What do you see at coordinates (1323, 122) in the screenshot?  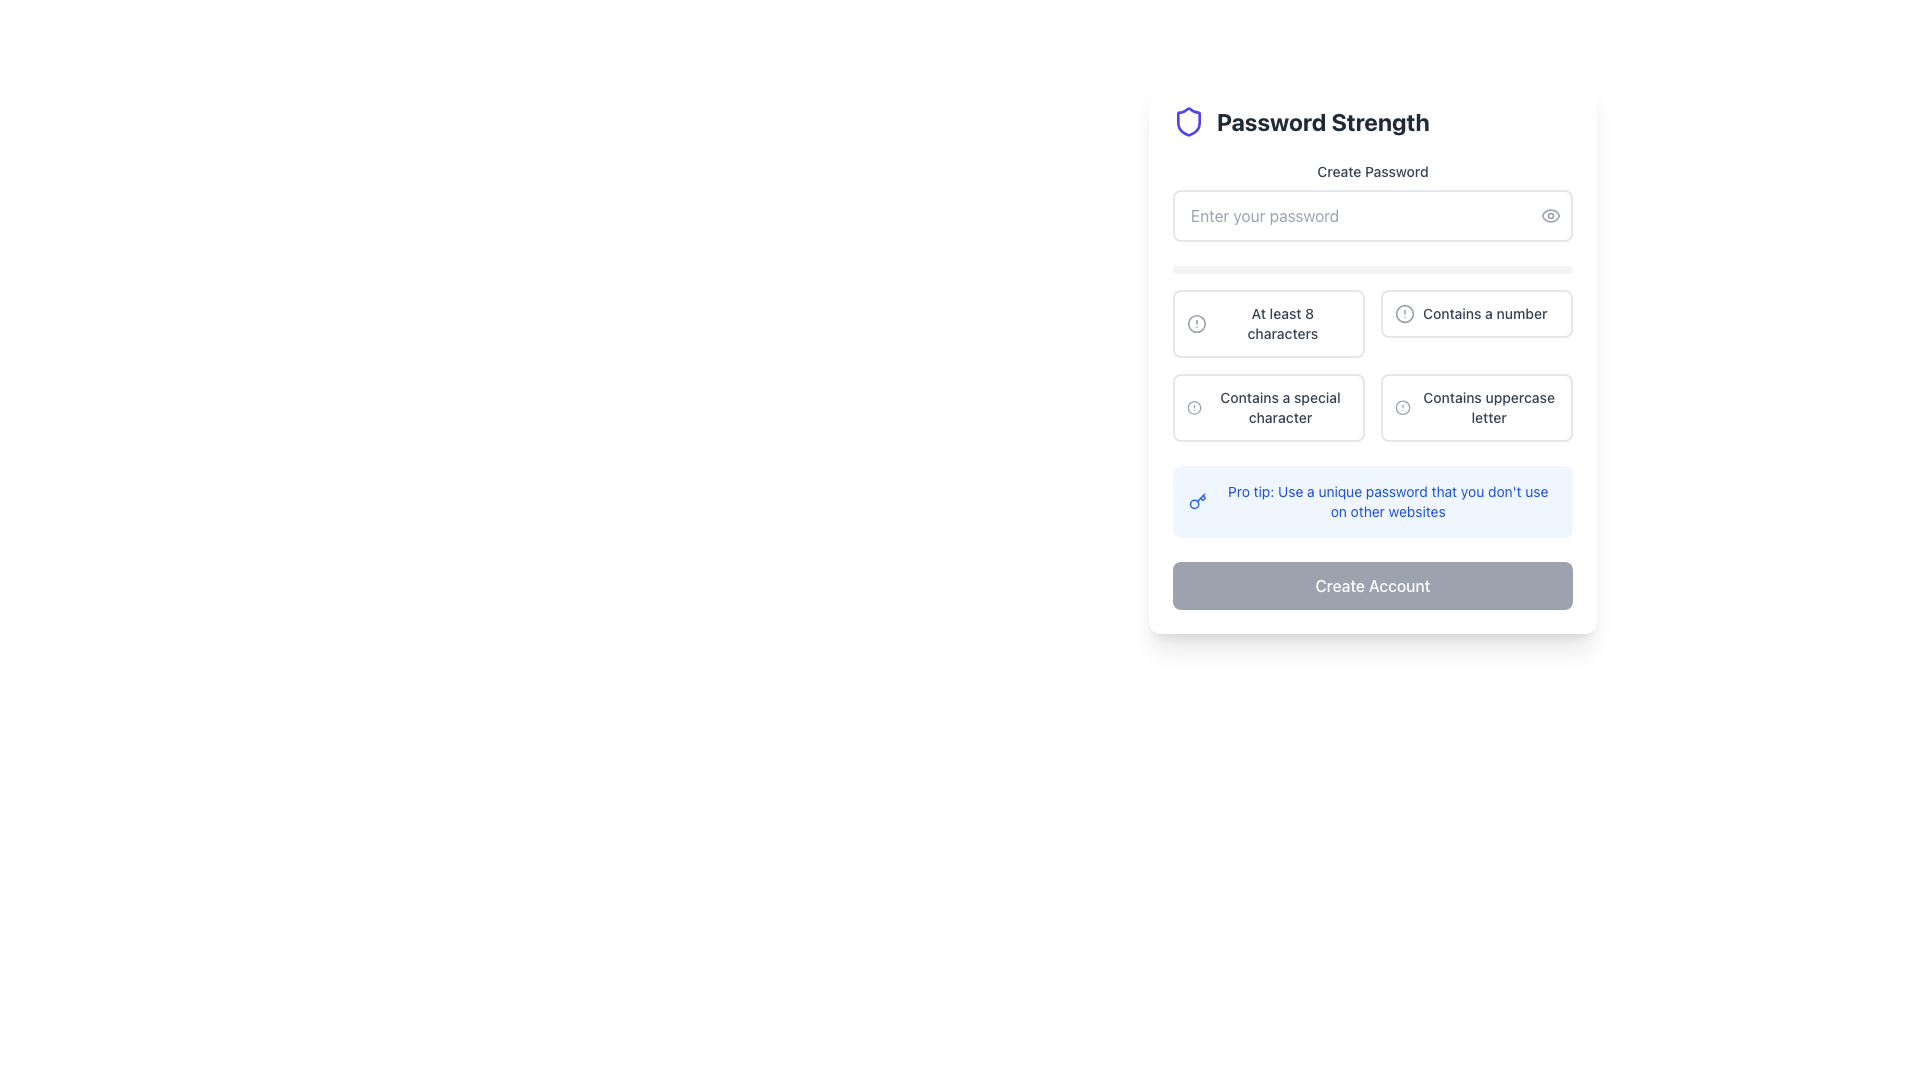 I see `the text label that indicates the password strength evaluation functionality, located to the right of the shield icon near the top of the form` at bounding box center [1323, 122].